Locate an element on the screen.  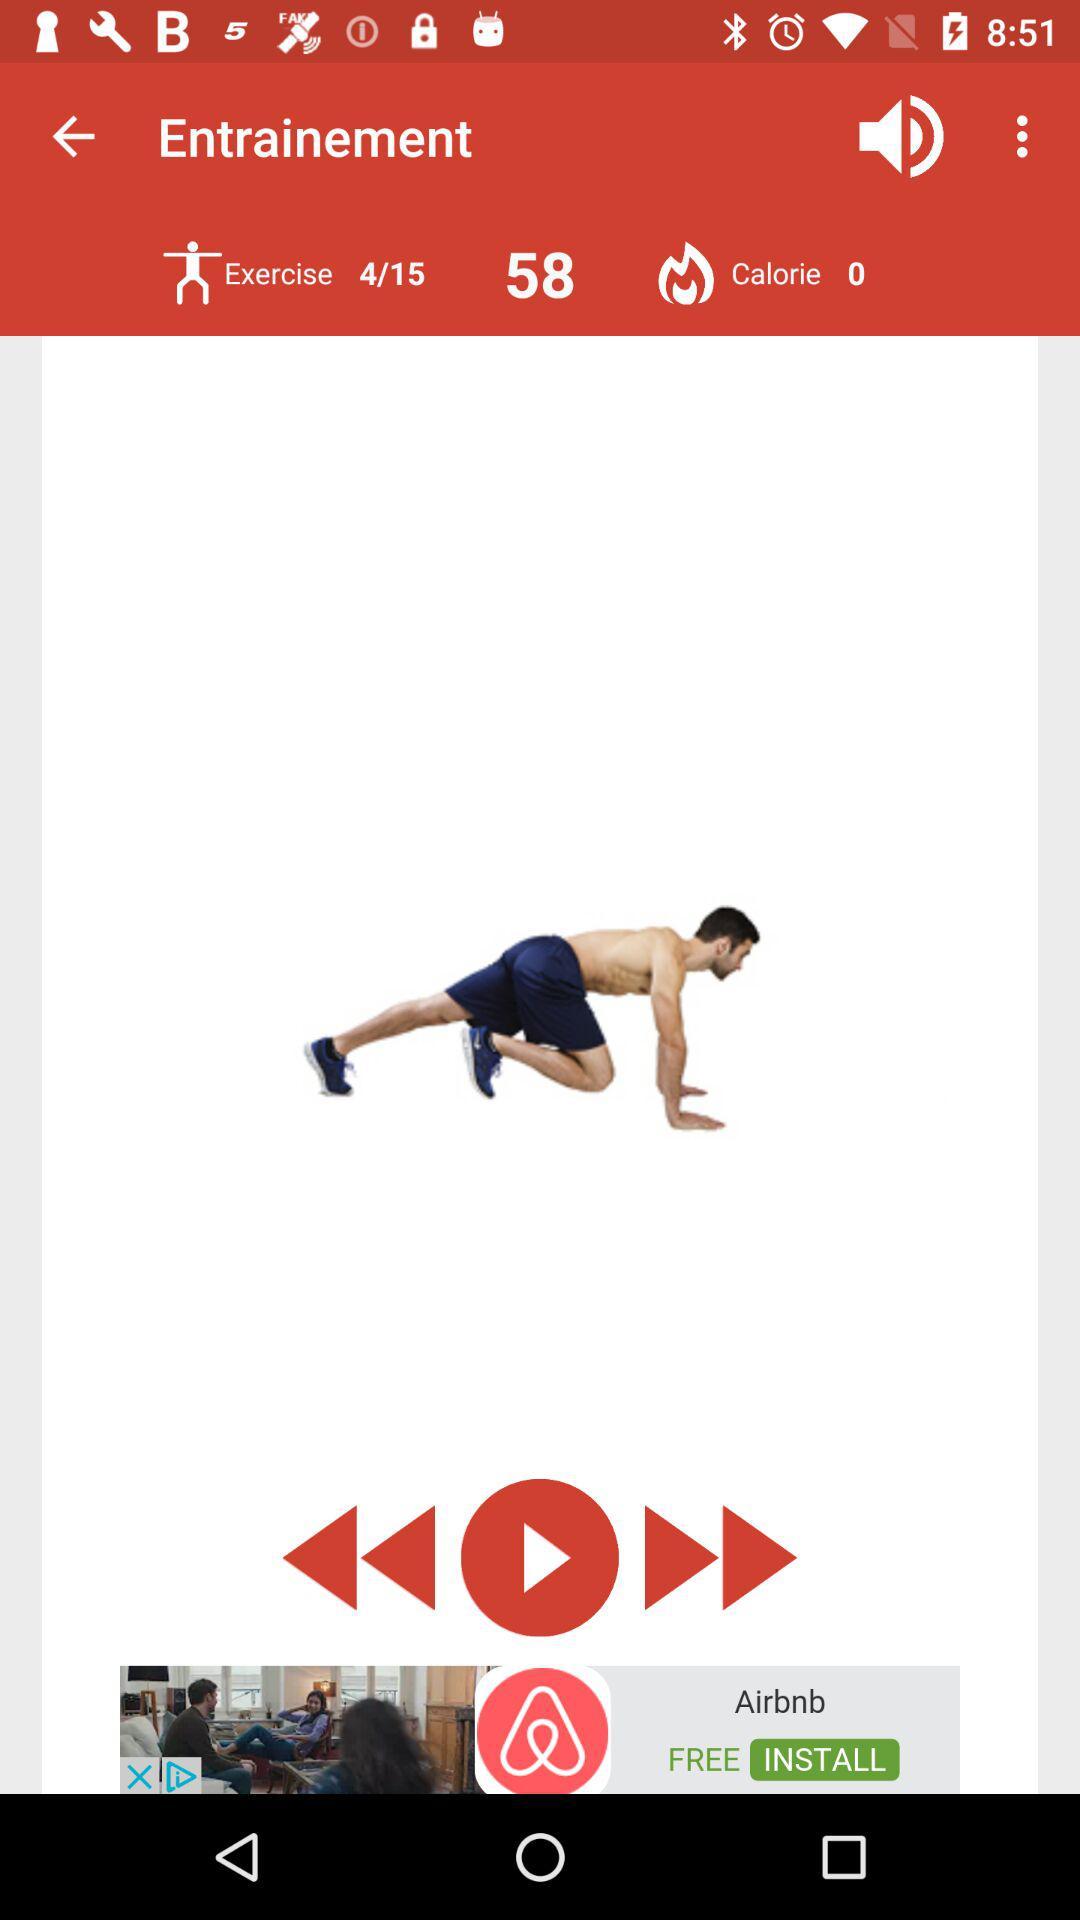
advertising bar is located at coordinates (540, 1727).